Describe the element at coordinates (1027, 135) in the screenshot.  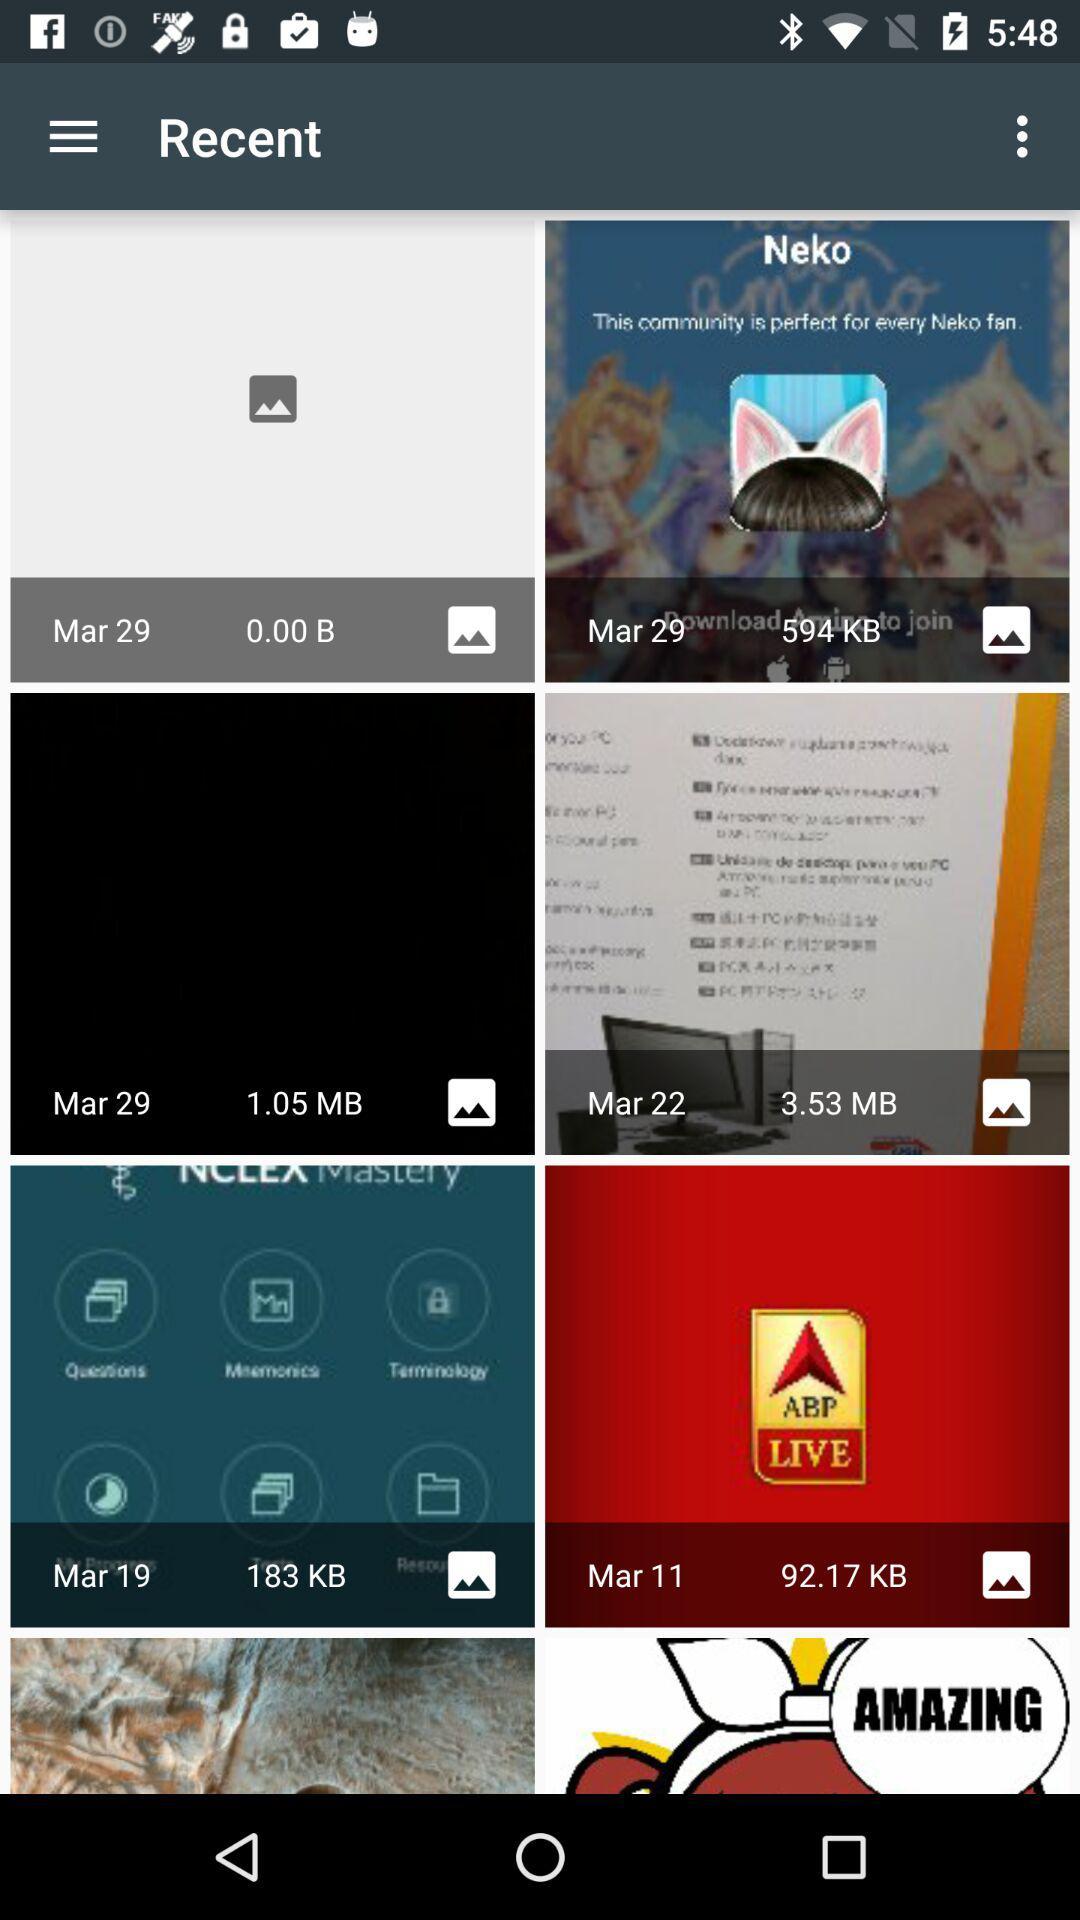
I see `the icon next to the recent app` at that location.